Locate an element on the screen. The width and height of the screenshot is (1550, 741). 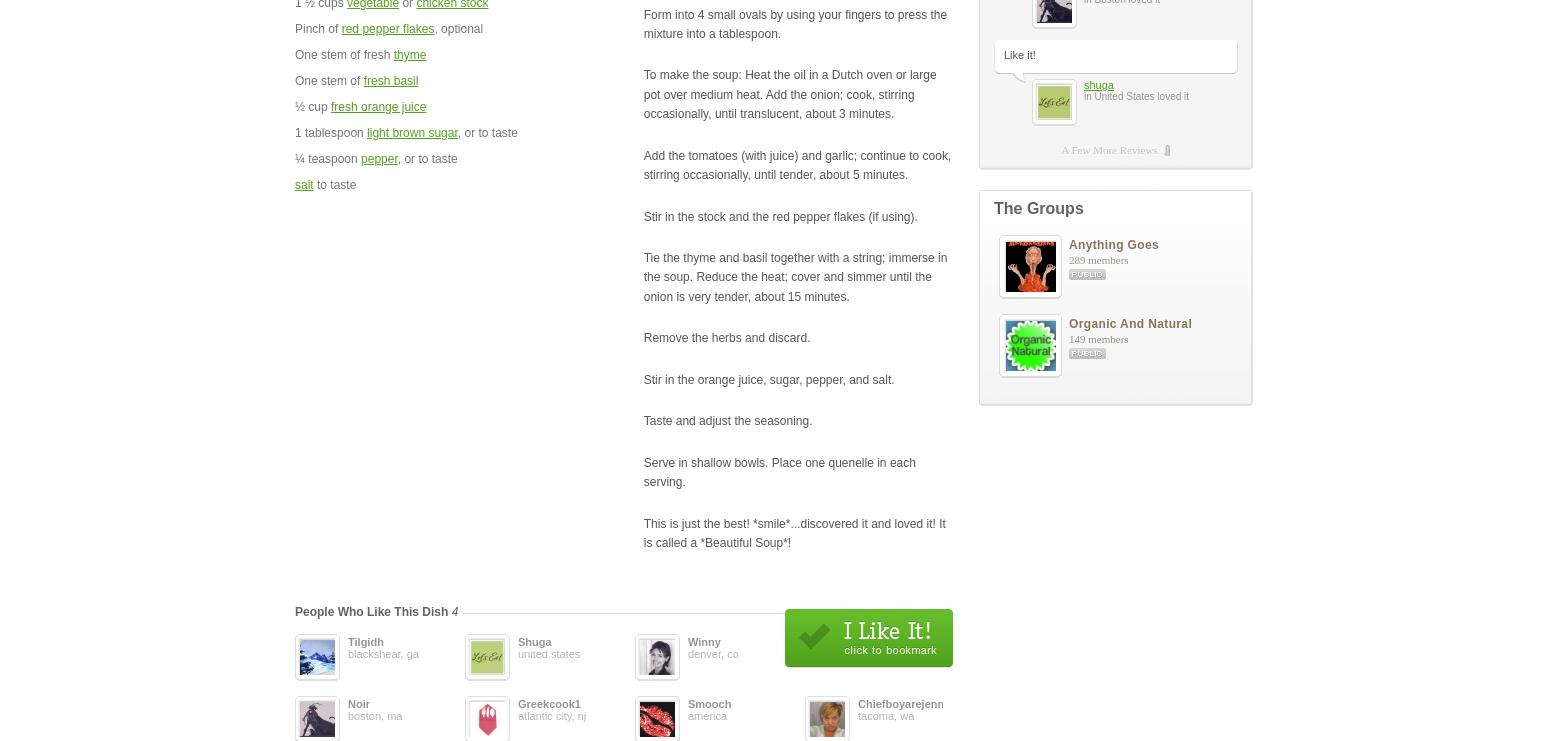
'Form into 4 small ovals by using your fingers to press the mixture into a tablespoon.' is located at coordinates (793, 22).